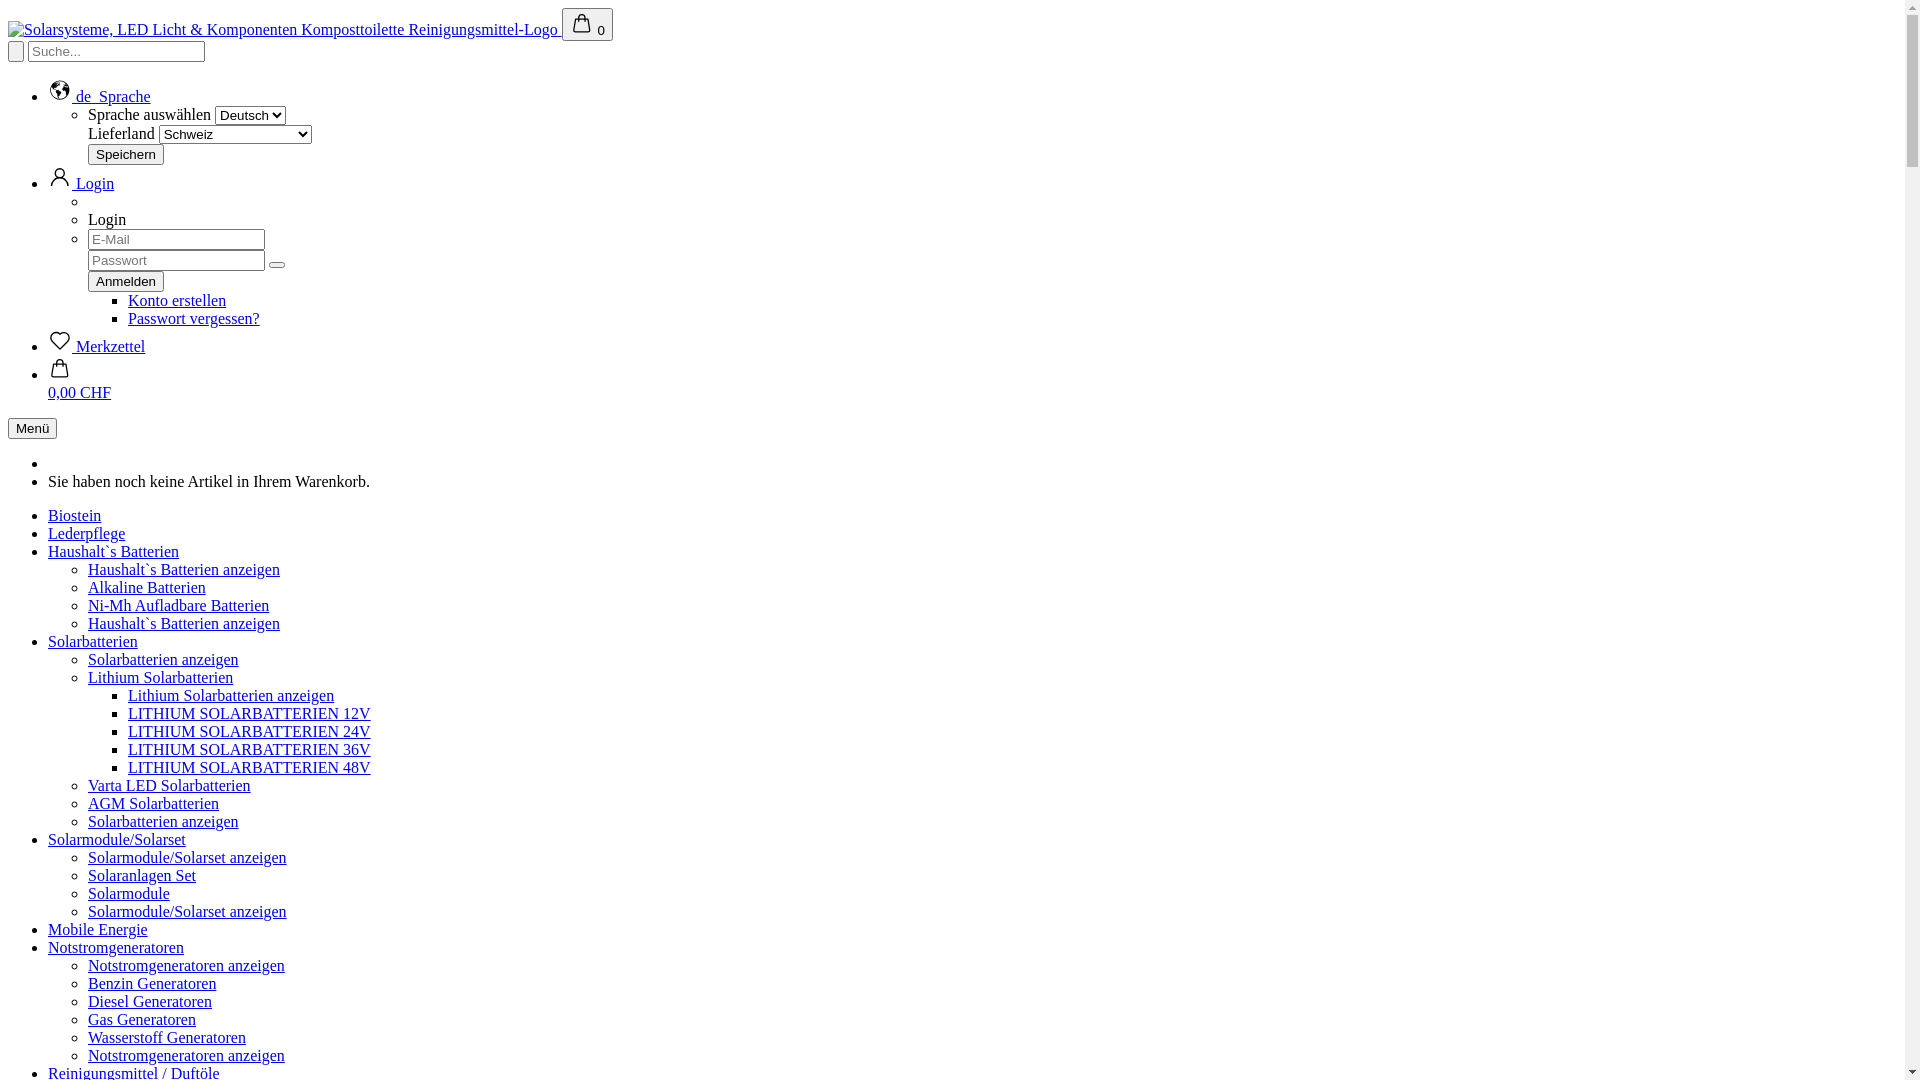 The width and height of the screenshot is (1920, 1080). I want to click on 'Haushalt`s Batterien anzeigen', so click(183, 569).